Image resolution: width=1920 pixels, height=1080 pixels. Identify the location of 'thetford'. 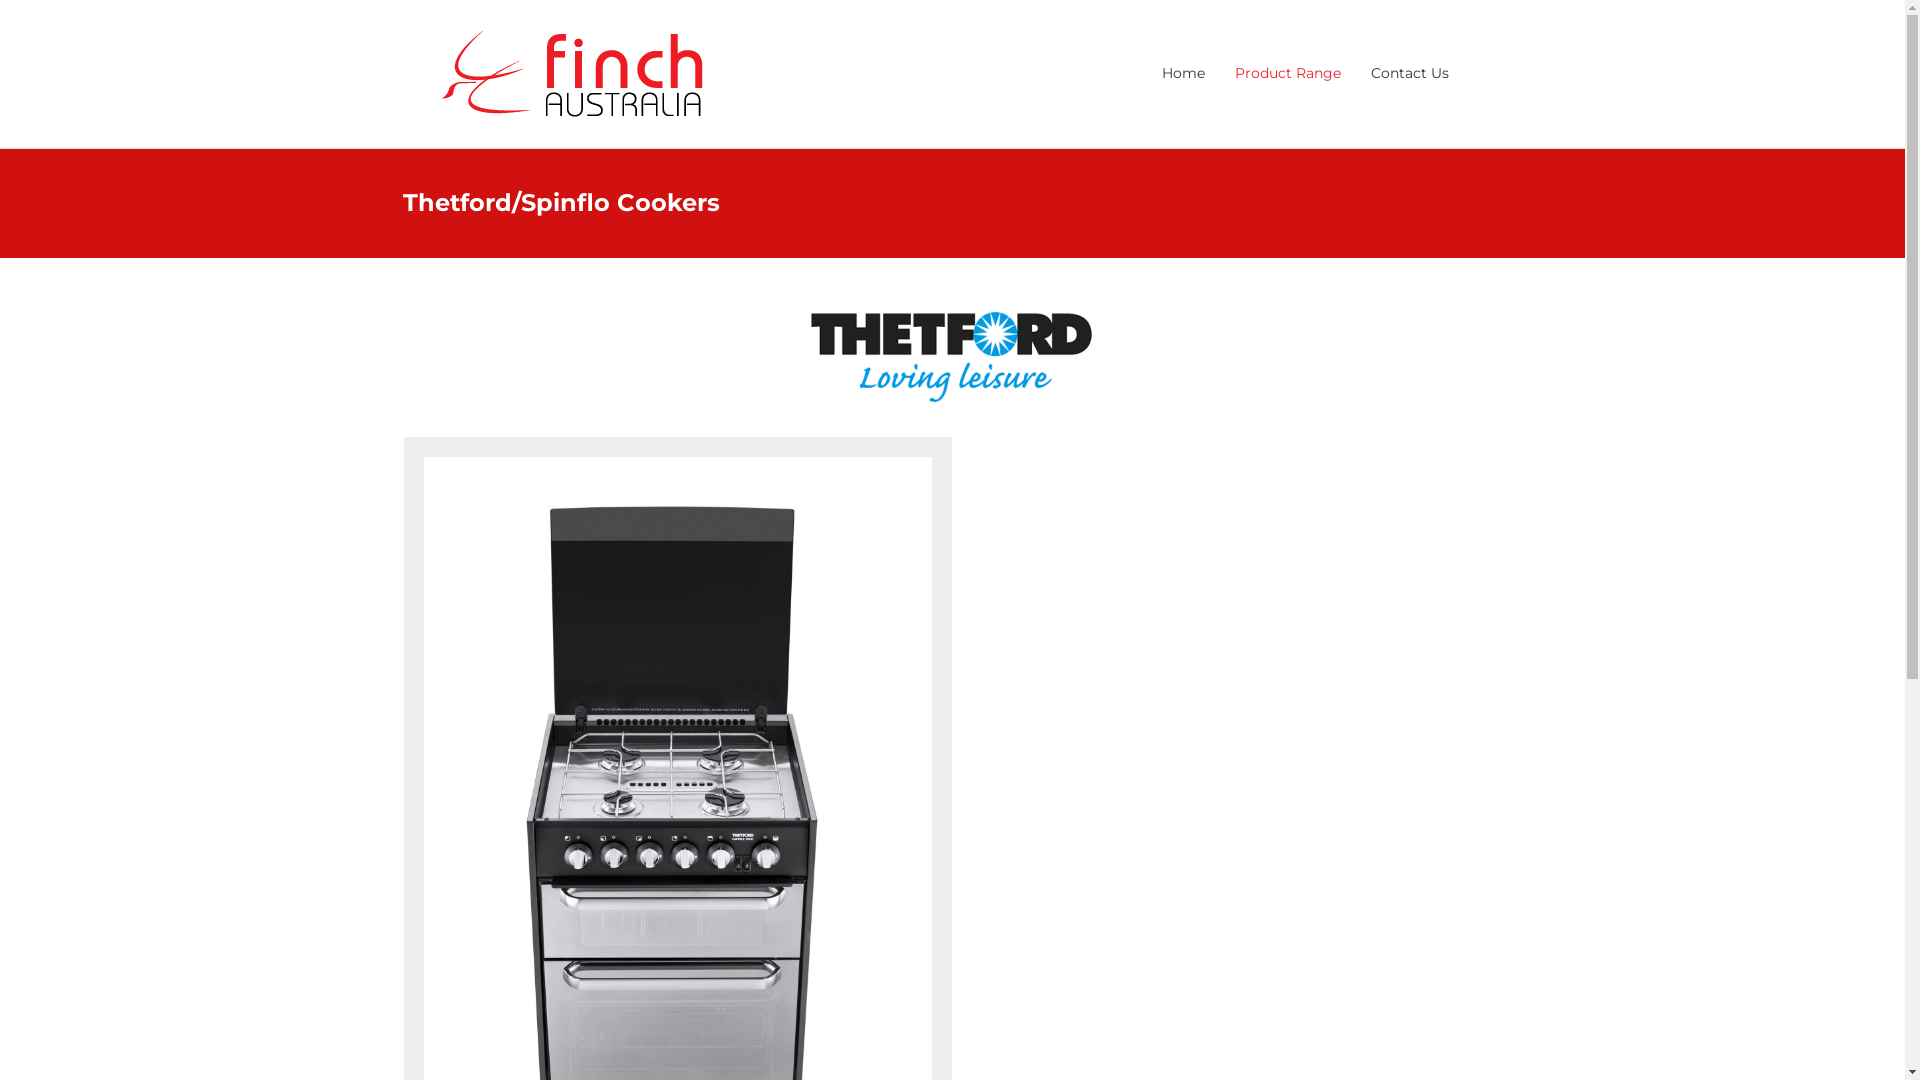
(950, 356).